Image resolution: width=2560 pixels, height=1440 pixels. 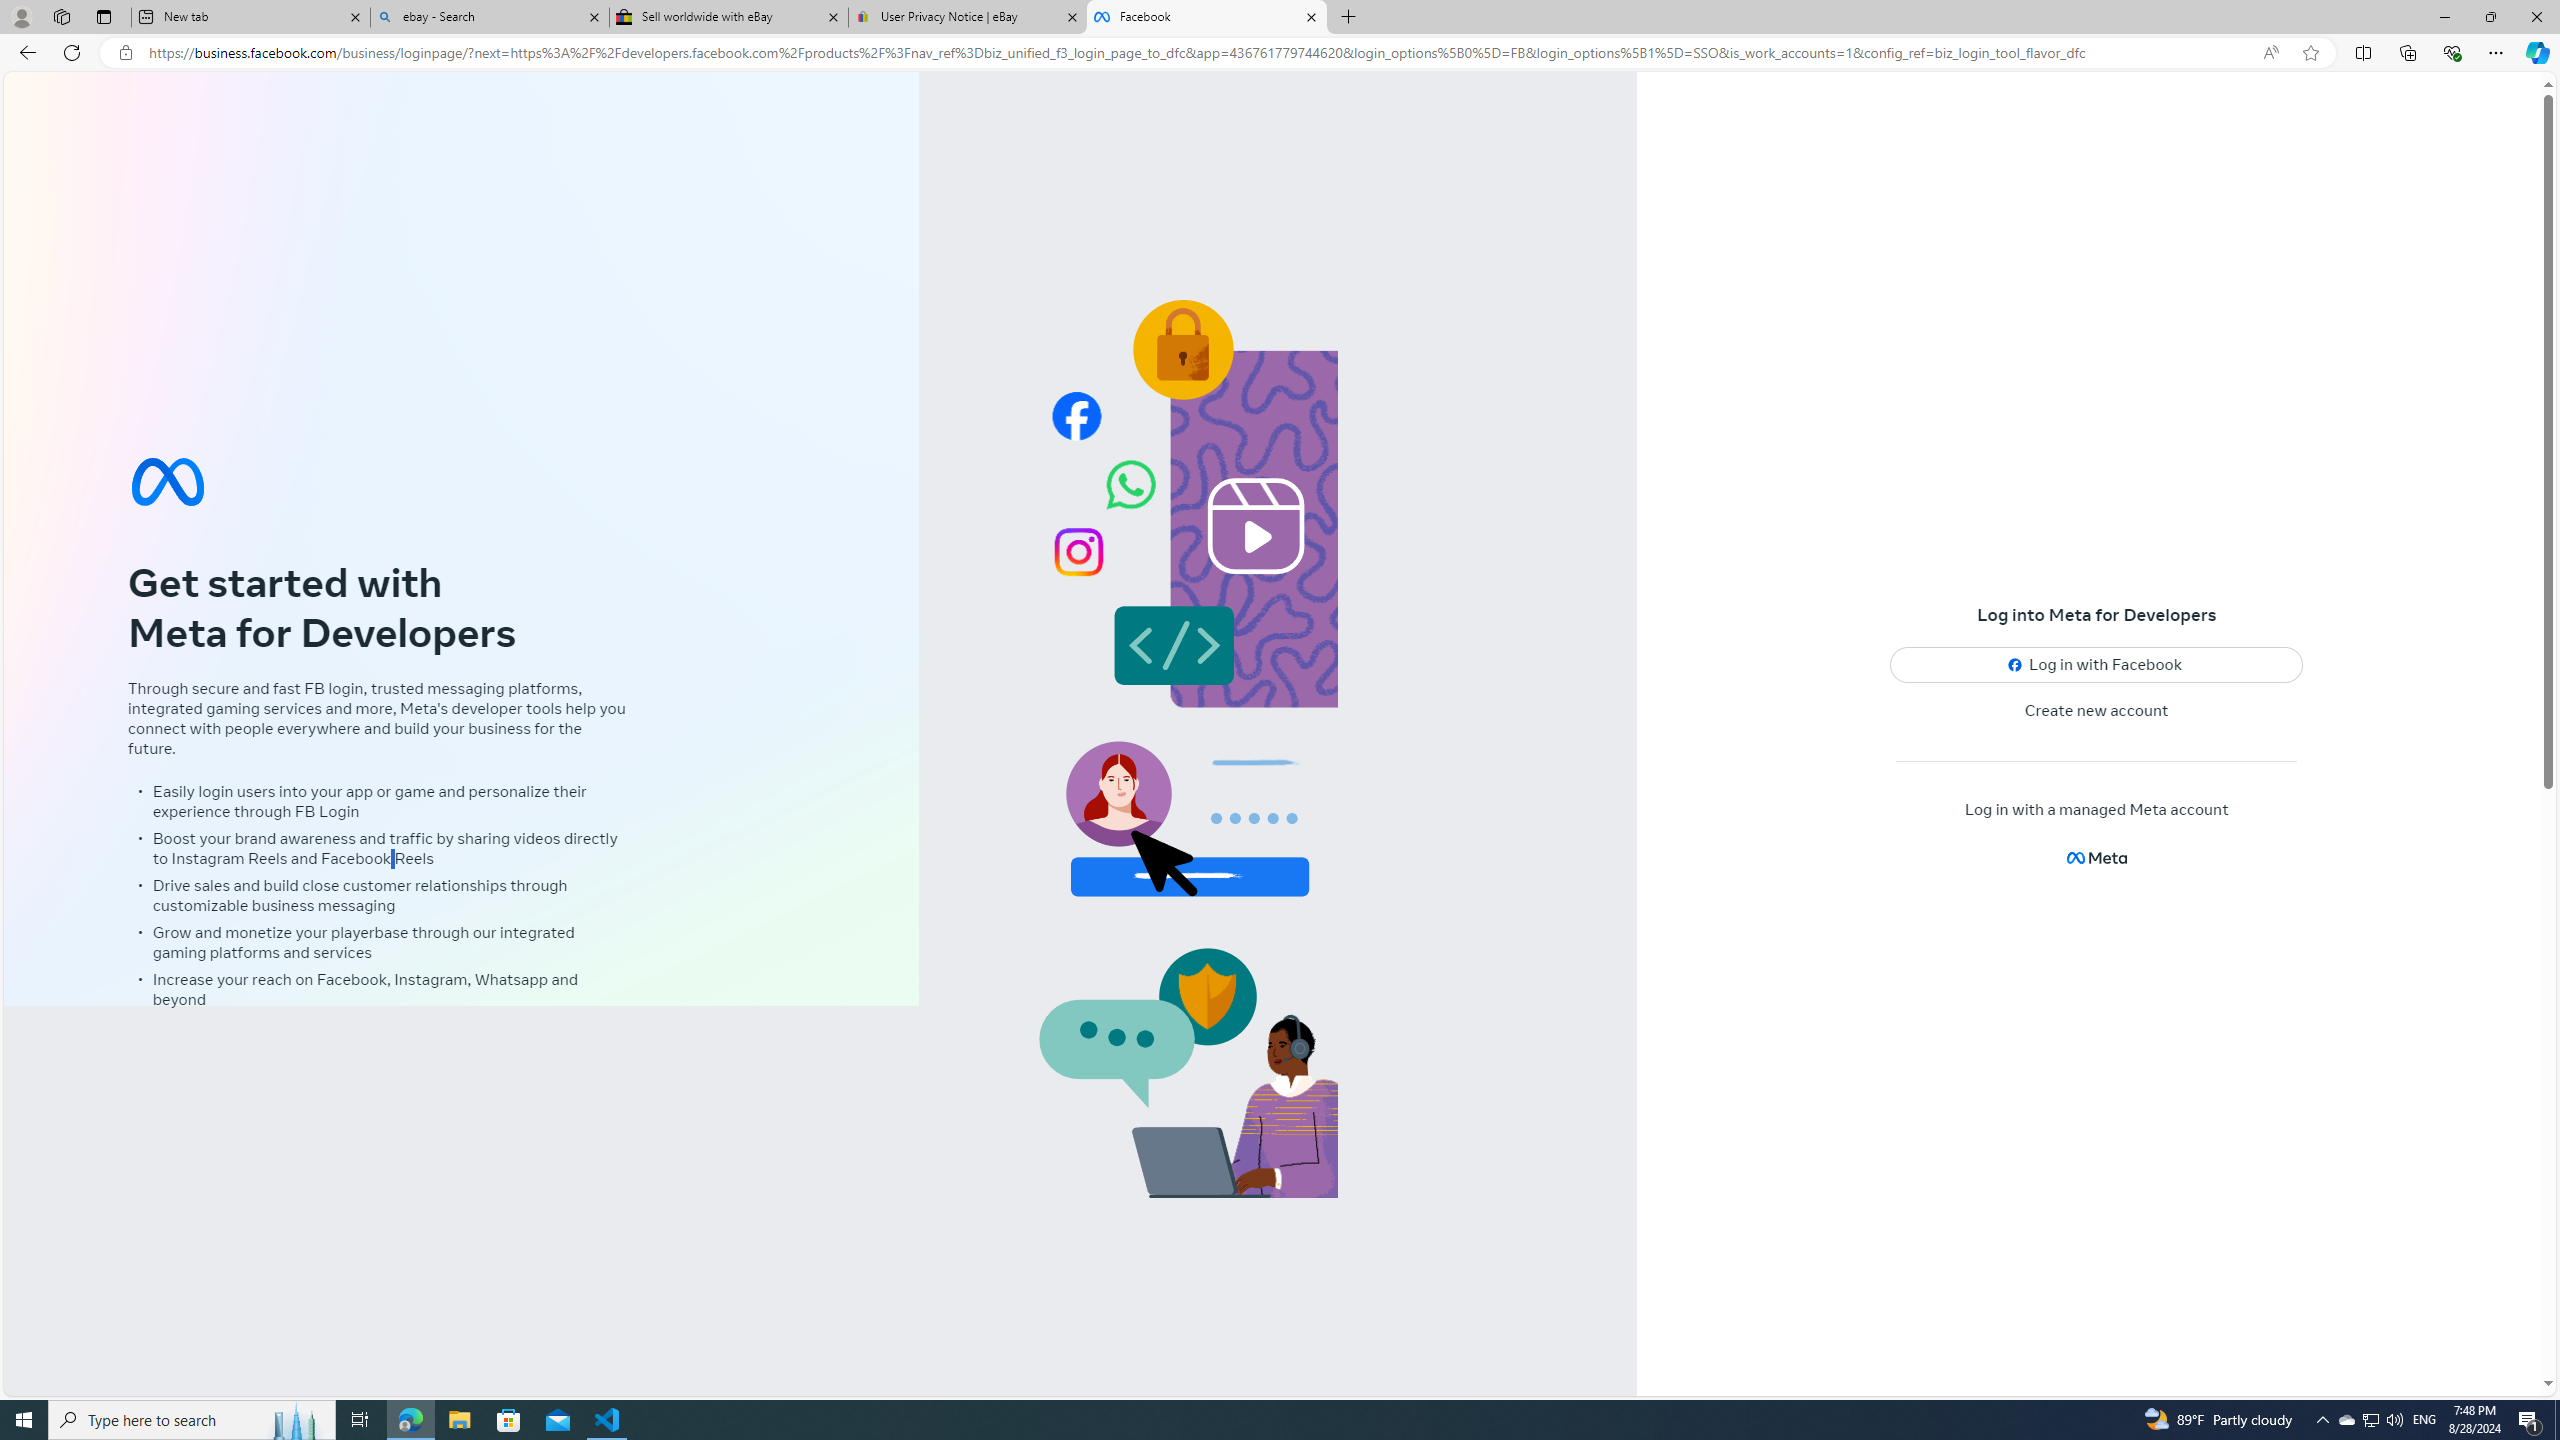 What do you see at coordinates (2095, 809) in the screenshot?
I see `'Log in with a managed Meta account'` at bounding box center [2095, 809].